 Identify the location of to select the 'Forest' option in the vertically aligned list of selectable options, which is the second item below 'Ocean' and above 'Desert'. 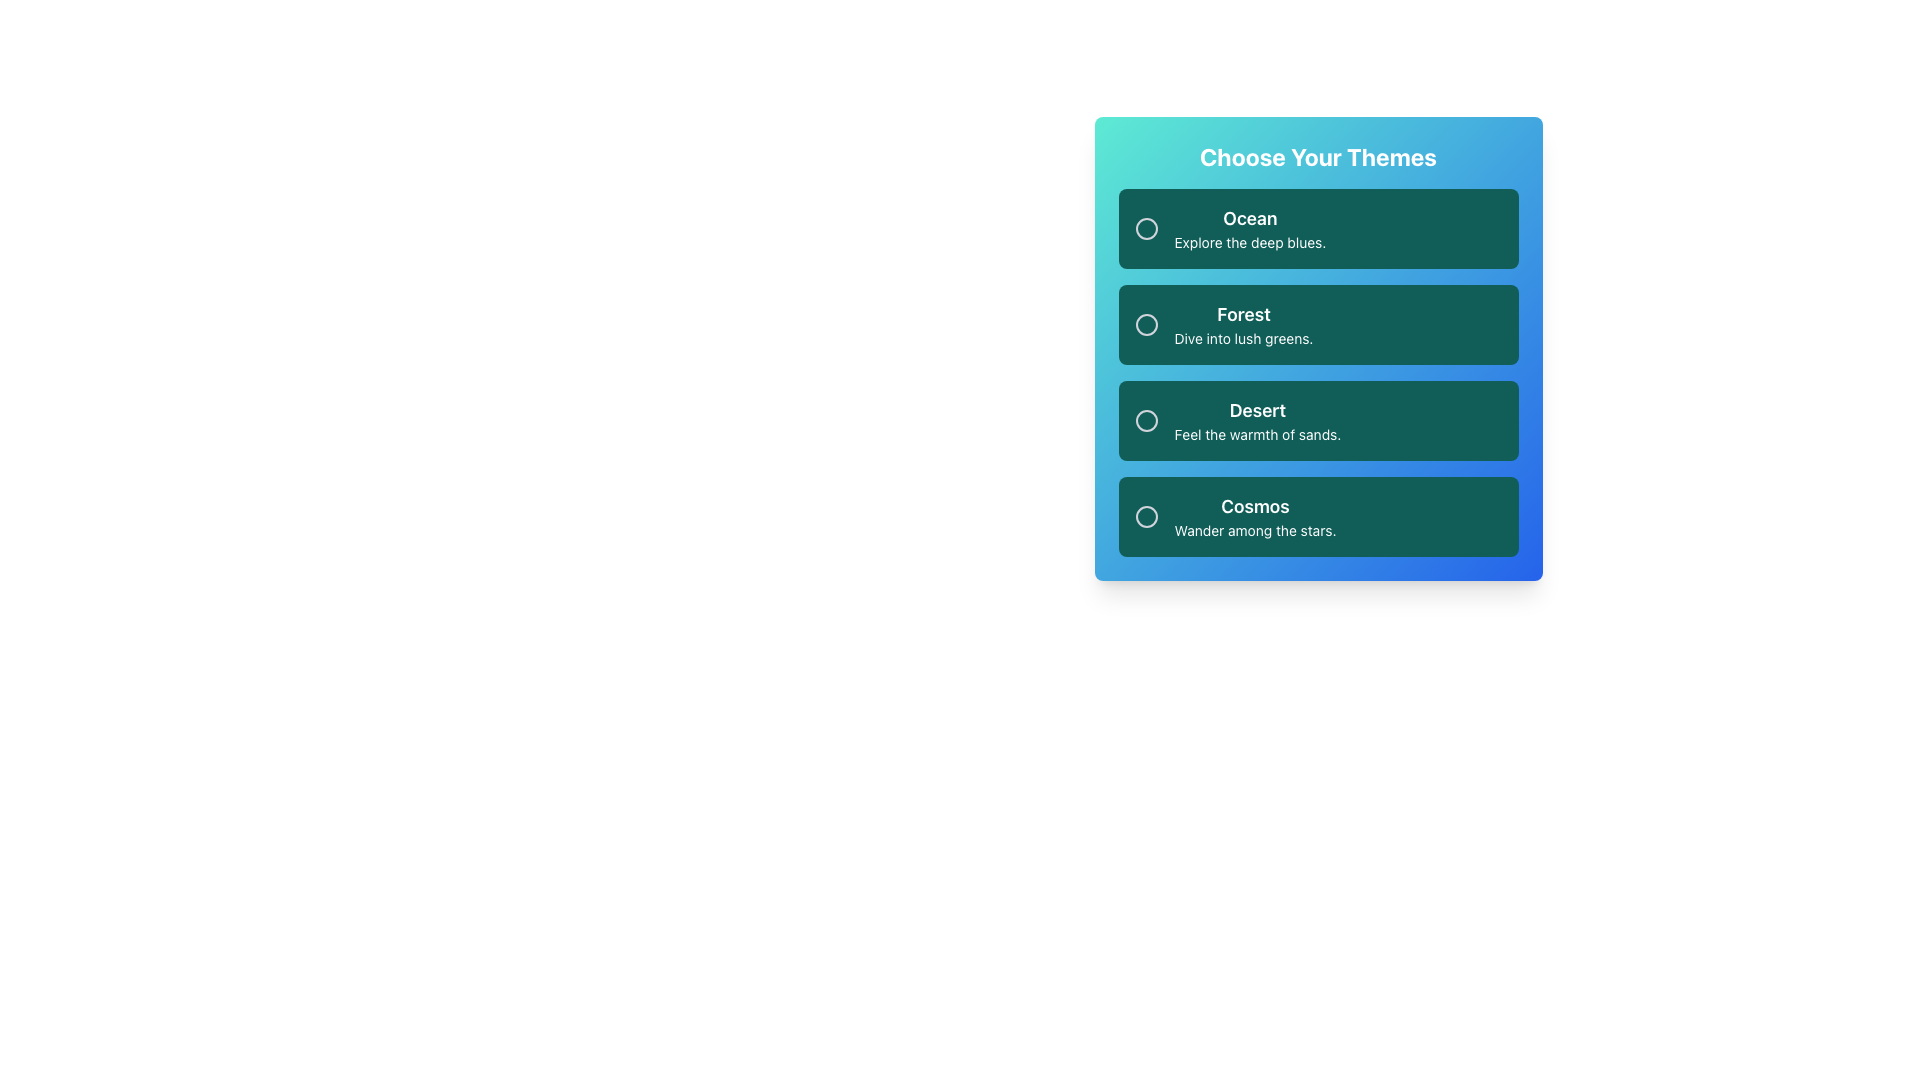
(1318, 323).